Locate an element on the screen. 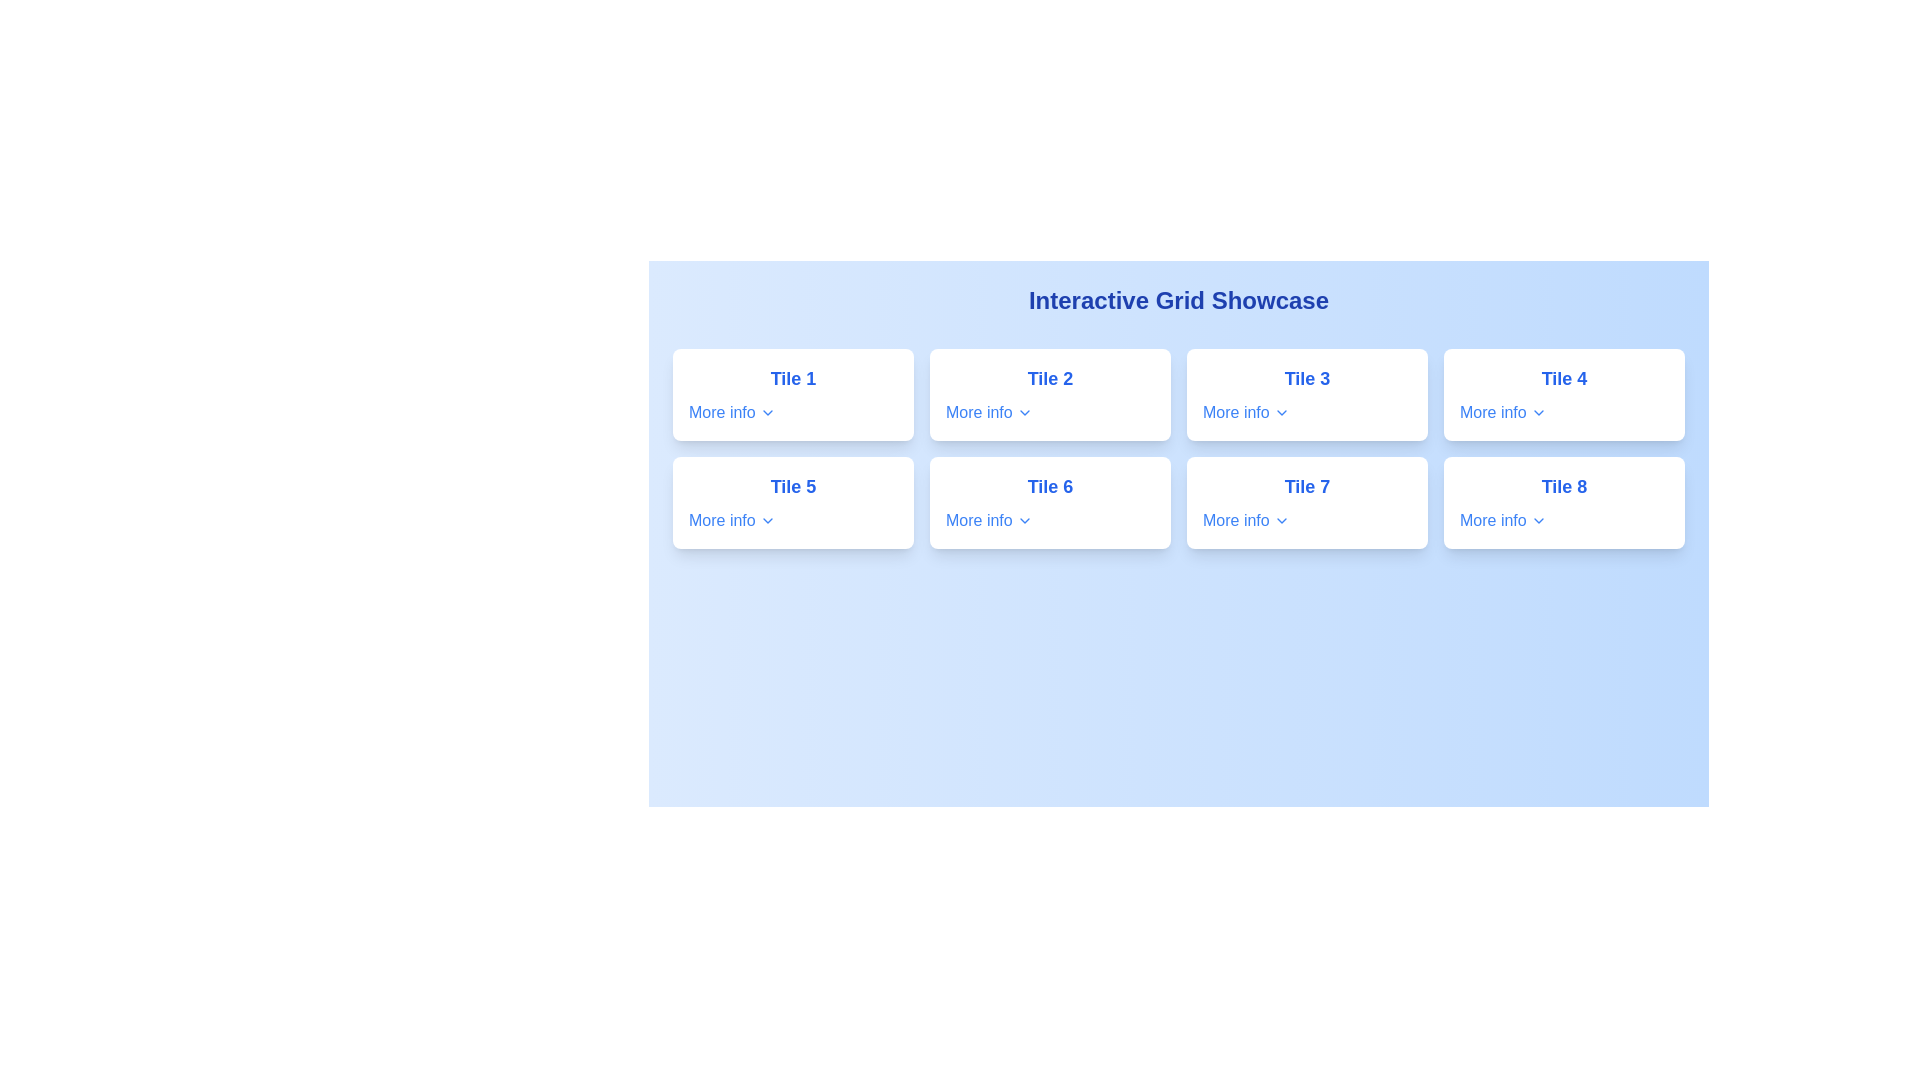 The height and width of the screenshot is (1080, 1920). the interactive button or link associated with 'Tile 6' is located at coordinates (989, 519).